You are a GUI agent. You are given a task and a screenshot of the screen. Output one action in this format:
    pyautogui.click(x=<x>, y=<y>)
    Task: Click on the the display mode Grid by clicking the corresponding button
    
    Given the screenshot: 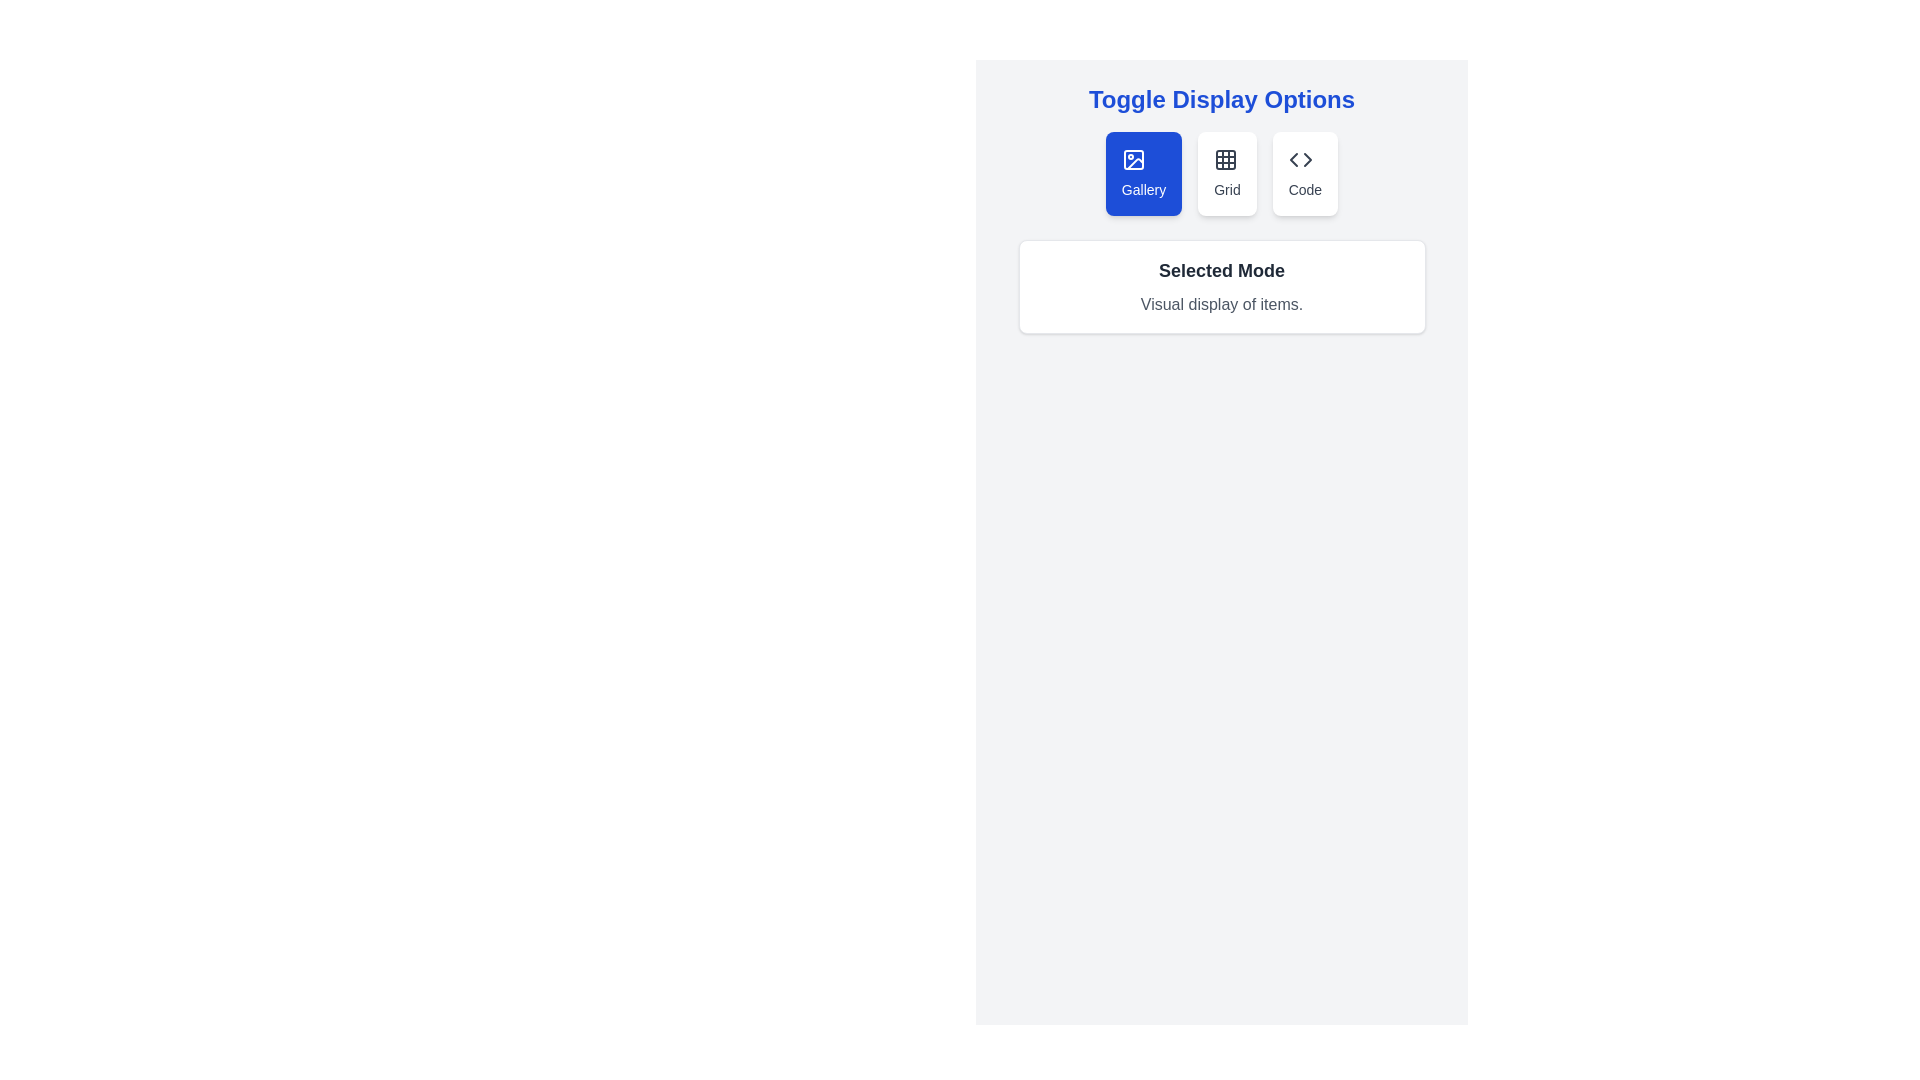 What is the action you would take?
    pyautogui.click(x=1226, y=172)
    